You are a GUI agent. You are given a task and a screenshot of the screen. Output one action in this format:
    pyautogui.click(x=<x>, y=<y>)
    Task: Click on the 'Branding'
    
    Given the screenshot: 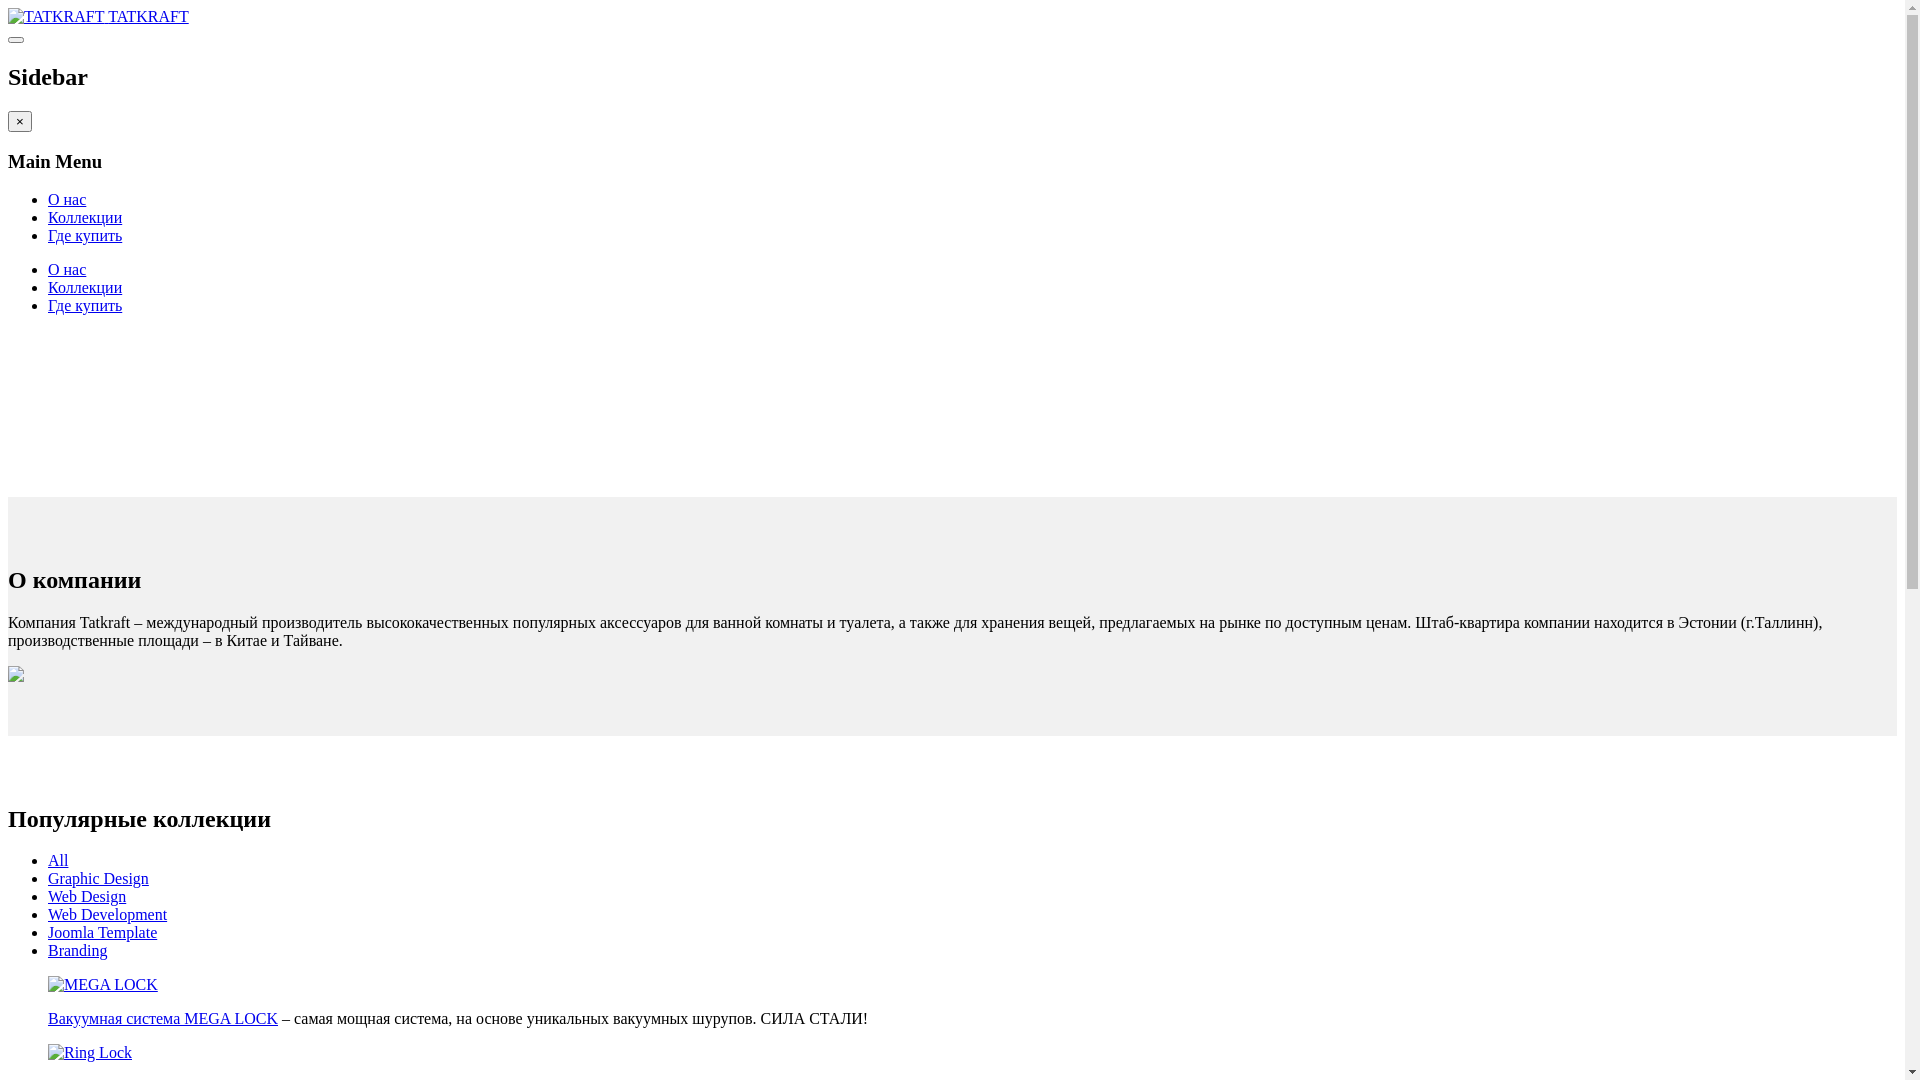 What is the action you would take?
    pyautogui.click(x=77, y=949)
    